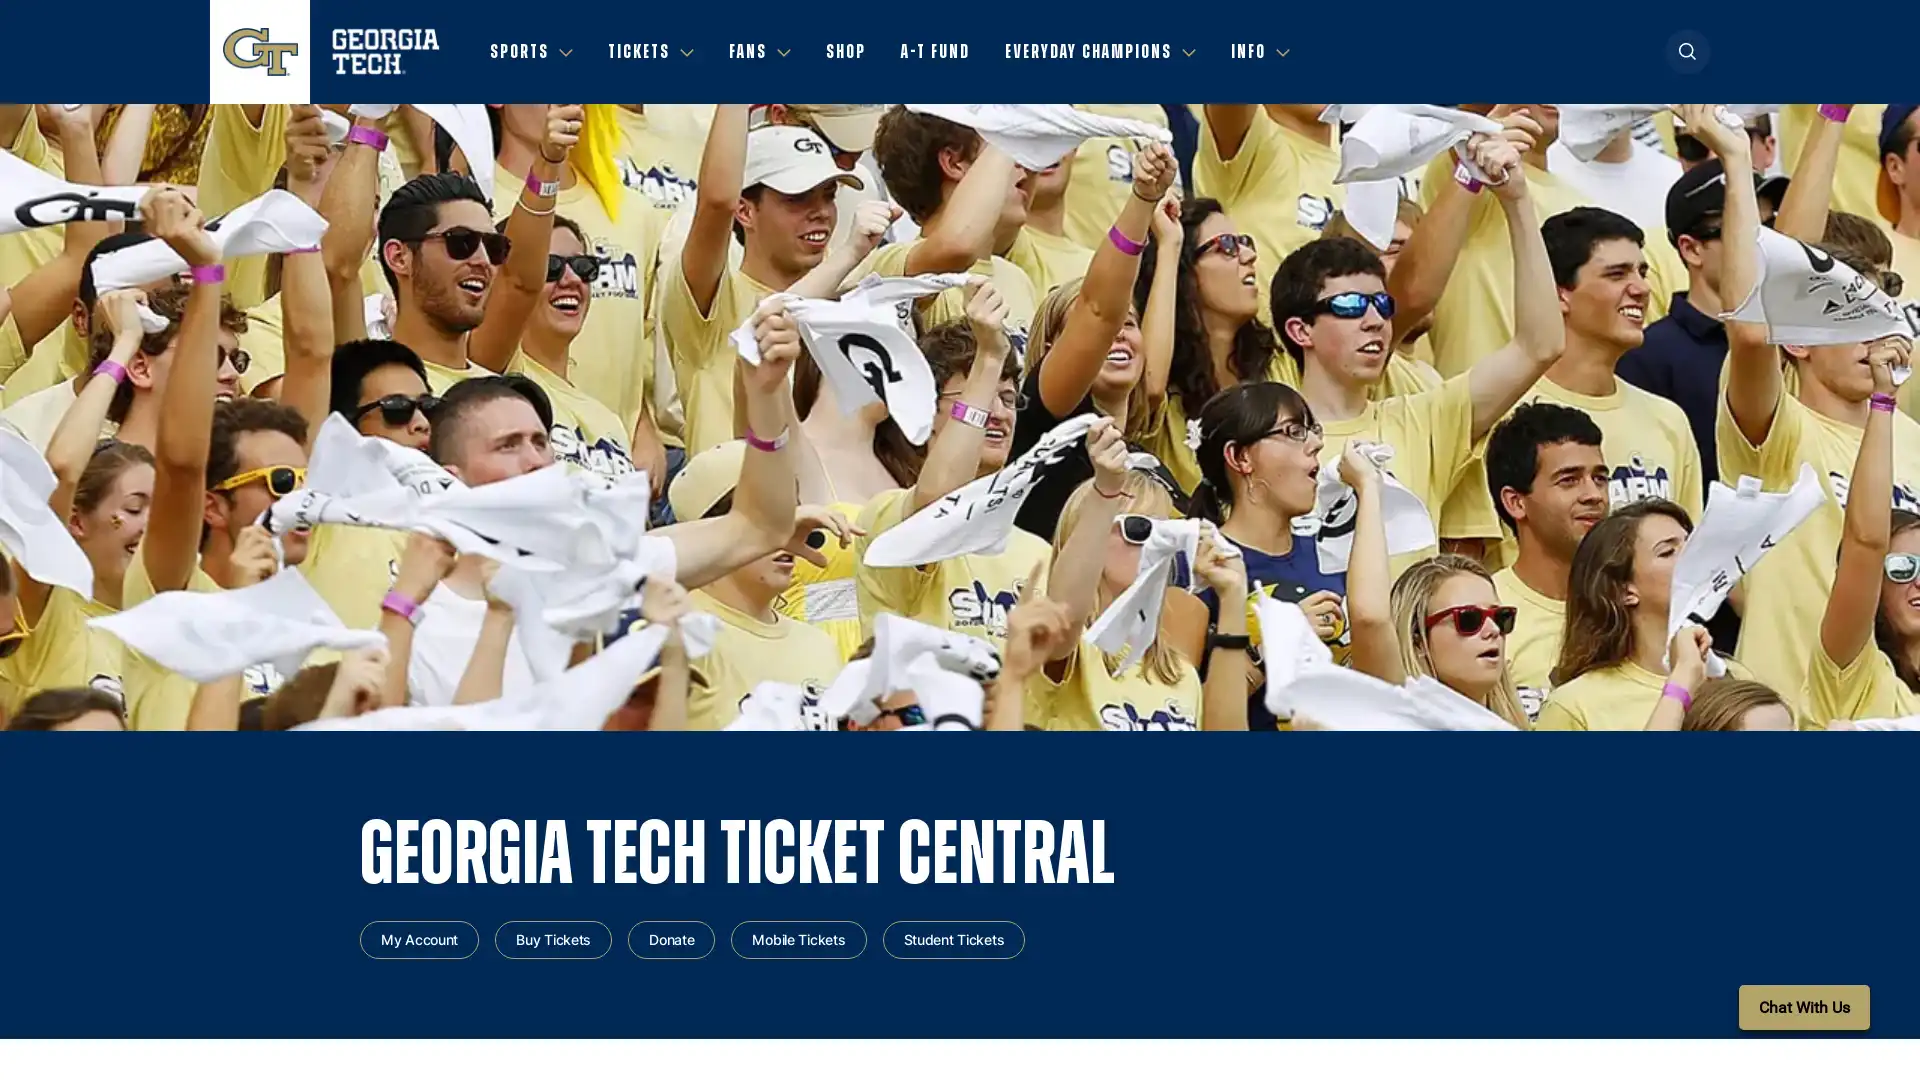  What do you see at coordinates (1804, 1007) in the screenshot?
I see `open chat` at bounding box center [1804, 1007].